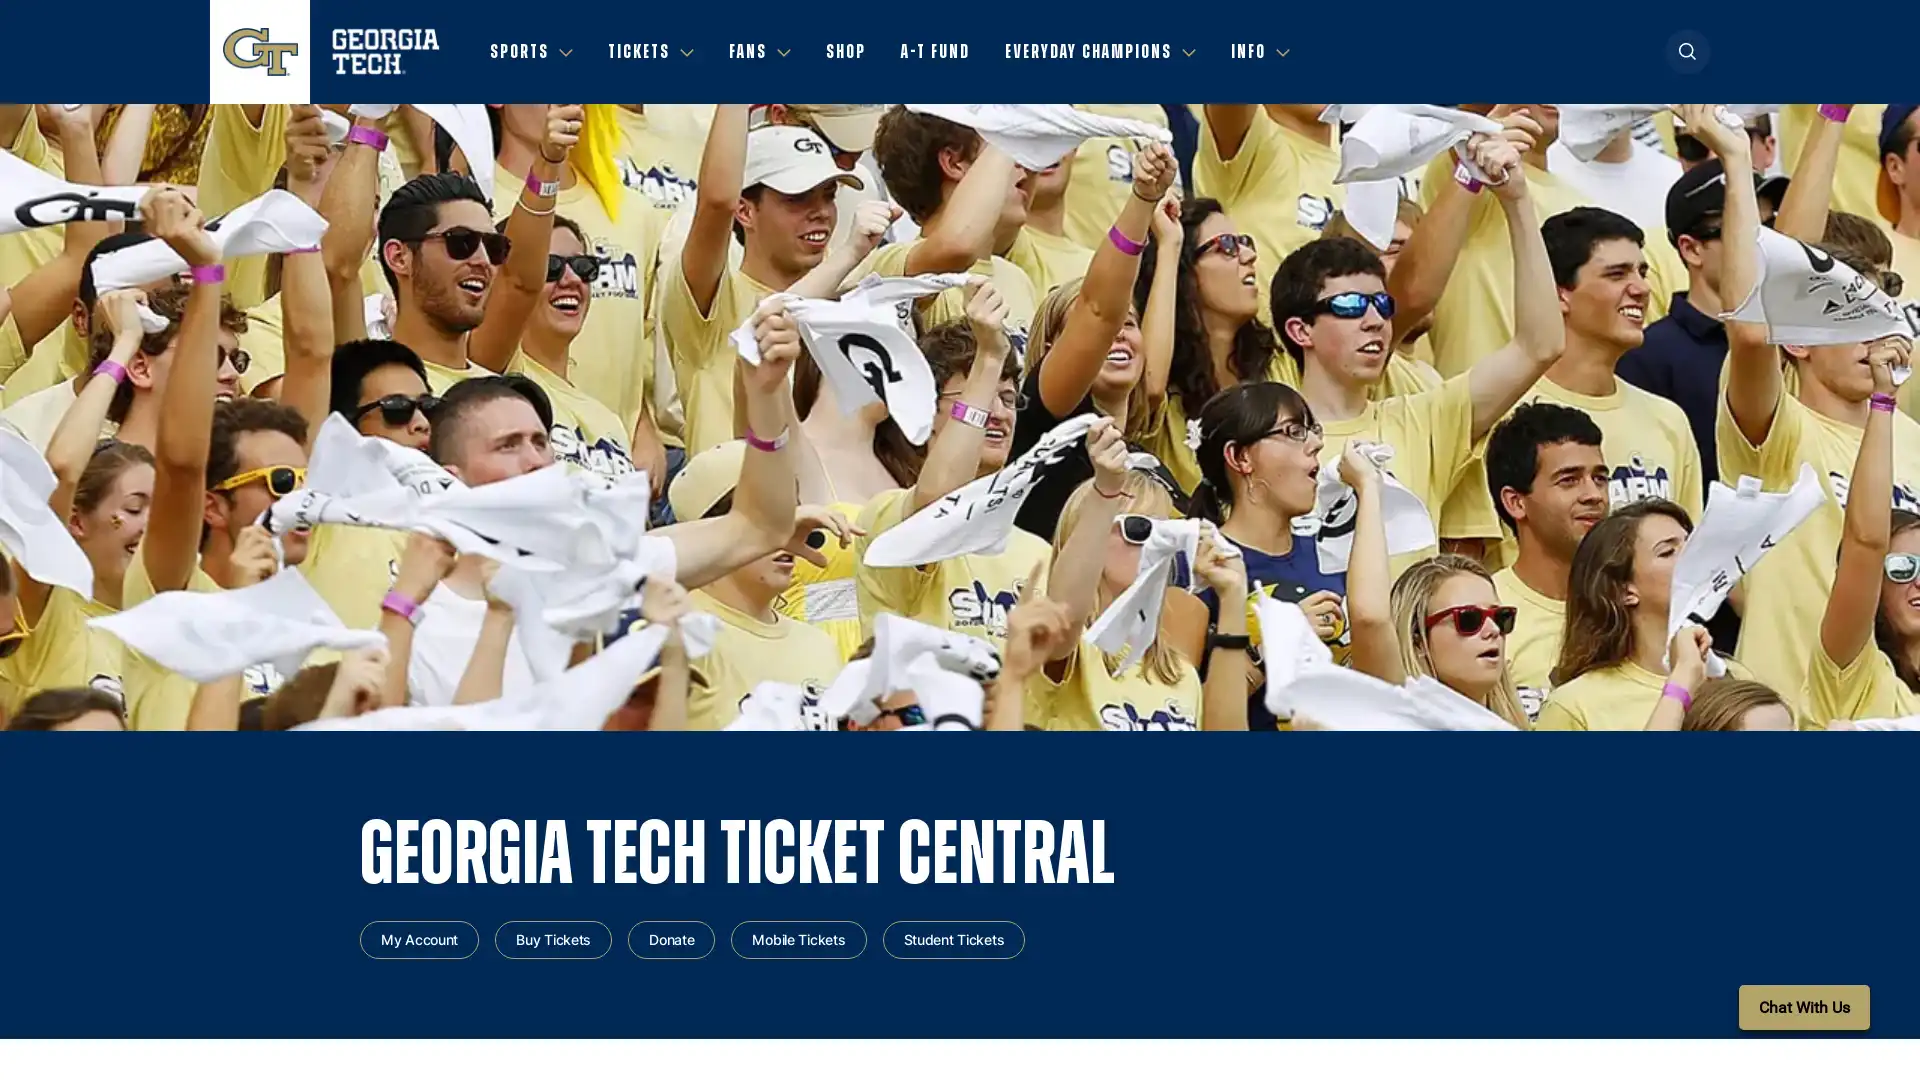  What do you see at coordinates (1804, 1007) in the screenshot?
I see `open chat` at bounding box center [1804, 1007].